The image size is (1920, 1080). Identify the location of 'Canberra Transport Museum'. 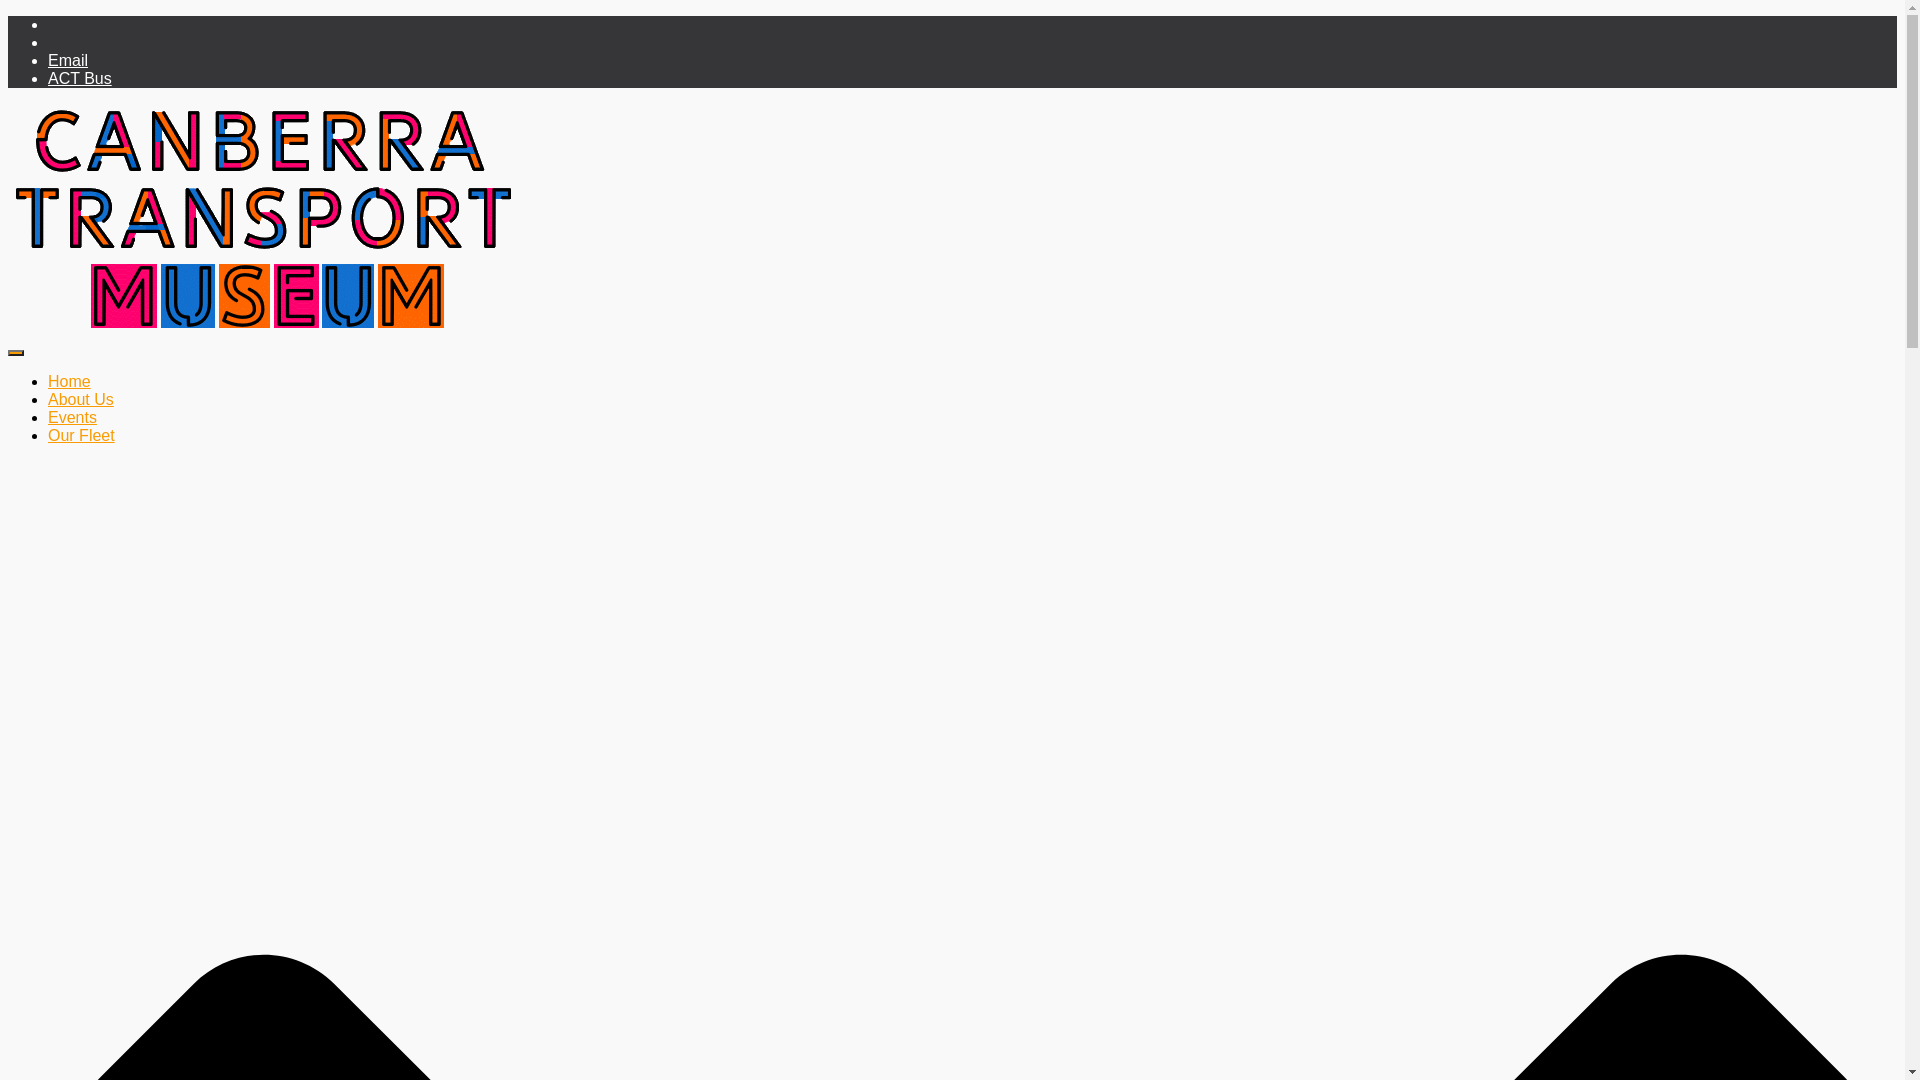
(8, 328).